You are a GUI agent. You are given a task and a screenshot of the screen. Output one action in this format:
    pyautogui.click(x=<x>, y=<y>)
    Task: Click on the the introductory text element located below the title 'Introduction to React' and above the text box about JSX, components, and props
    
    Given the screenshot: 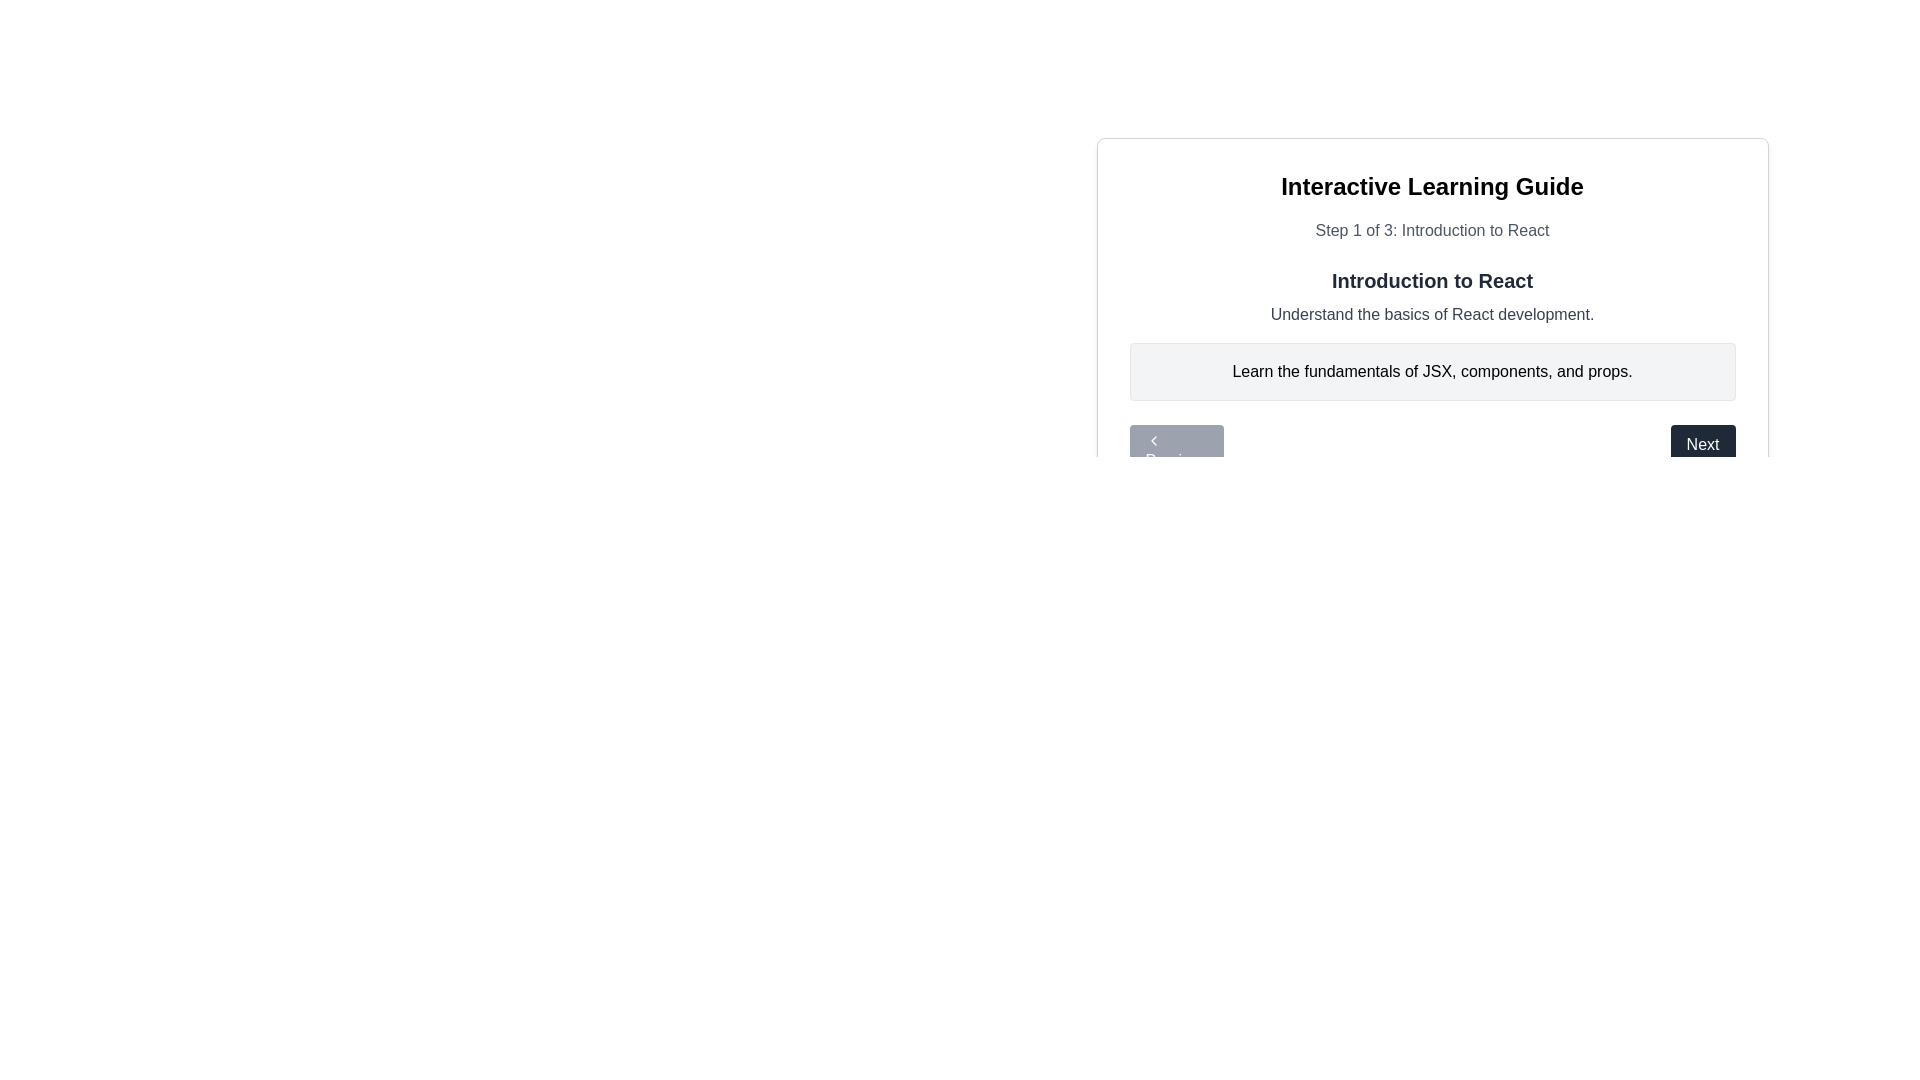 What is the action you would take?
    pyautogui.click(x=1431, y=315)
    